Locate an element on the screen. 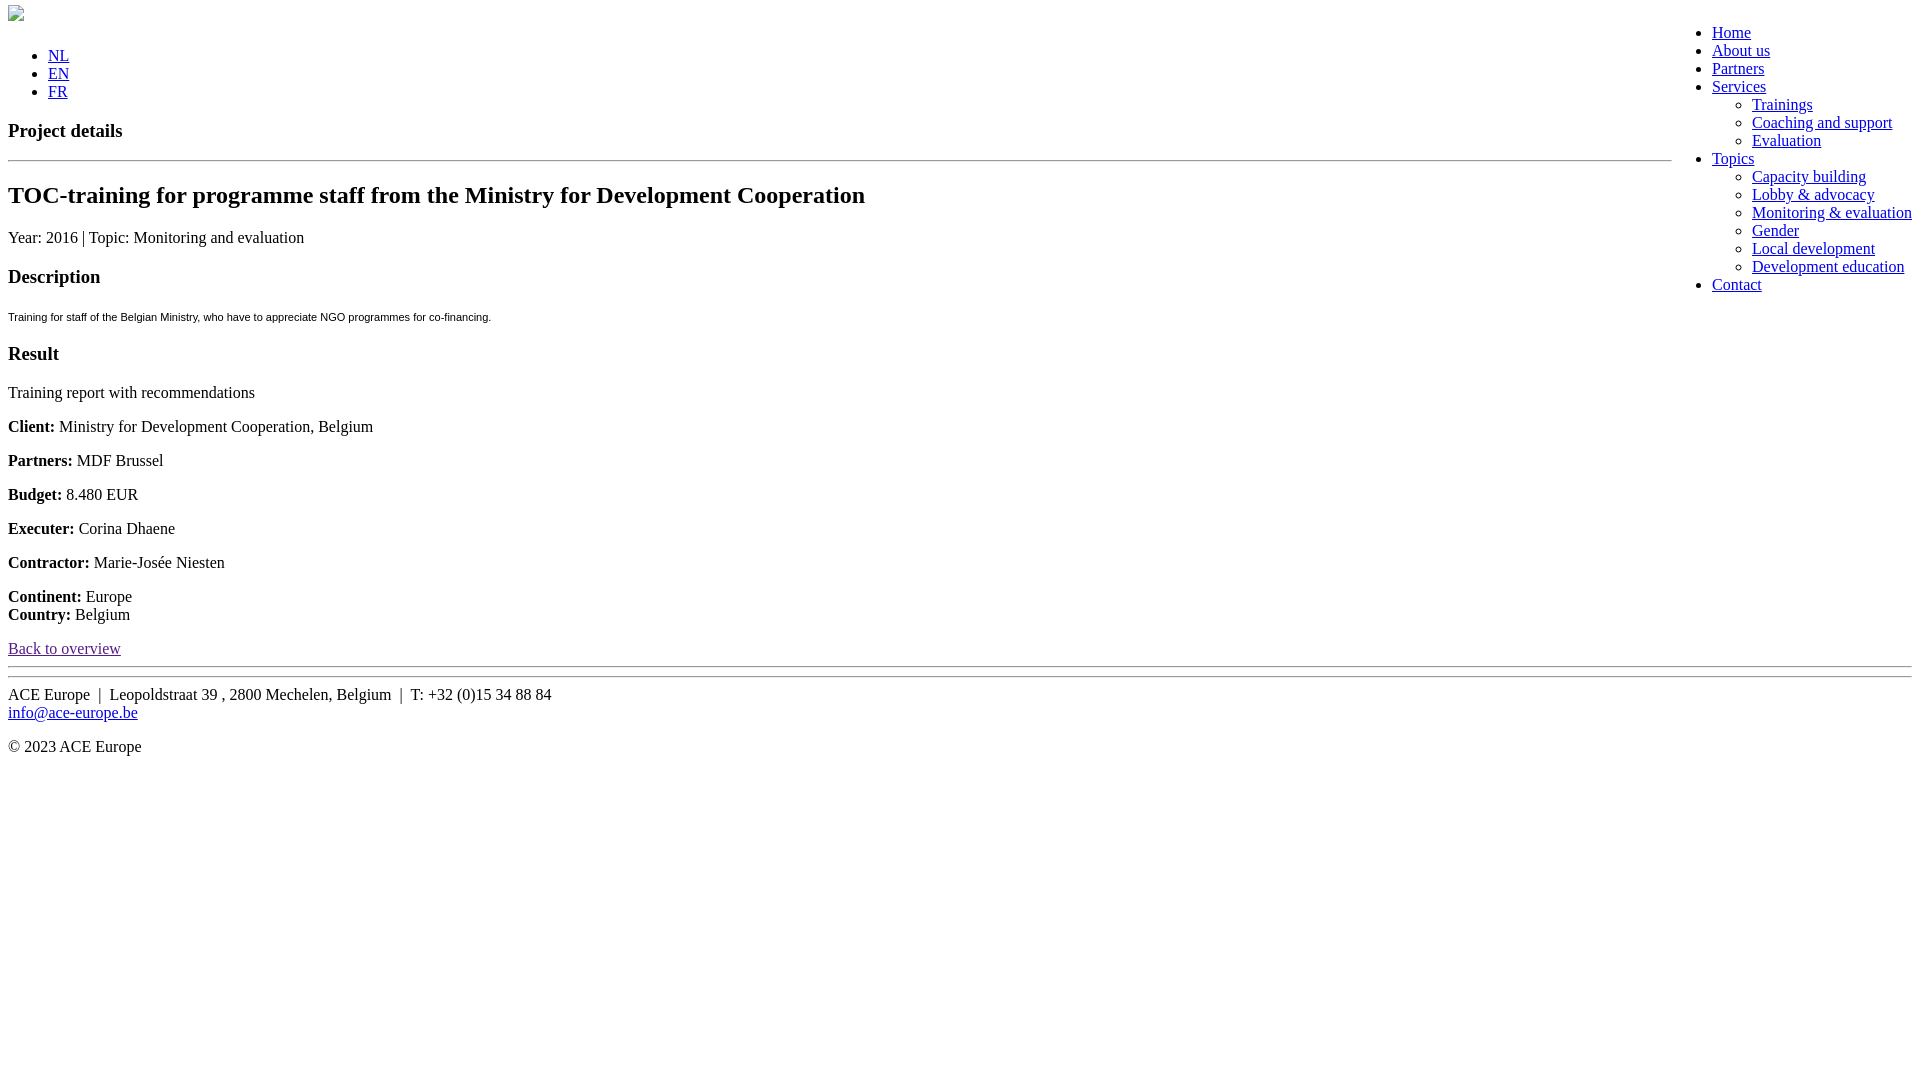 This screenshot has width=1920, height=1080. 'Development education' is located at coordinates (1828, 265).